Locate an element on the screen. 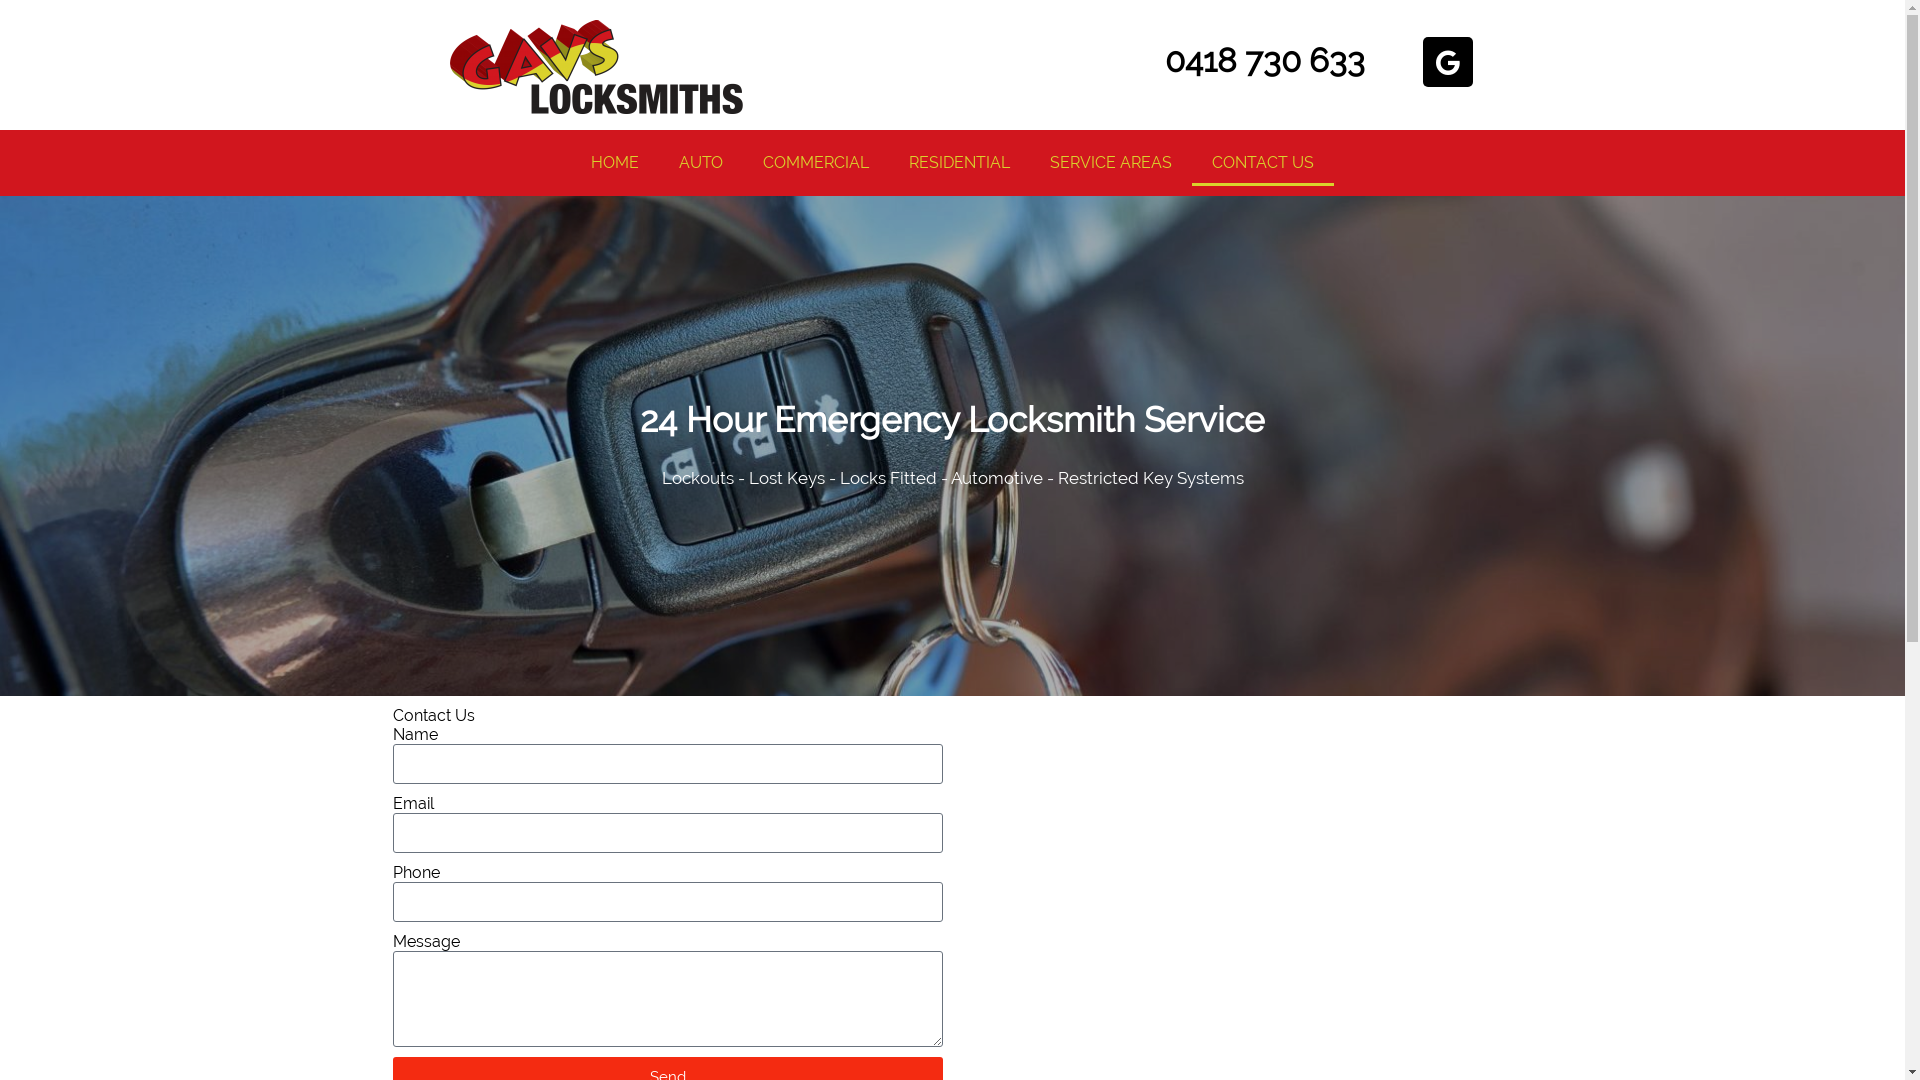 The image size is (1920, 1080). 'SERVICE AREAS' is located at coordinates (1109, 161).